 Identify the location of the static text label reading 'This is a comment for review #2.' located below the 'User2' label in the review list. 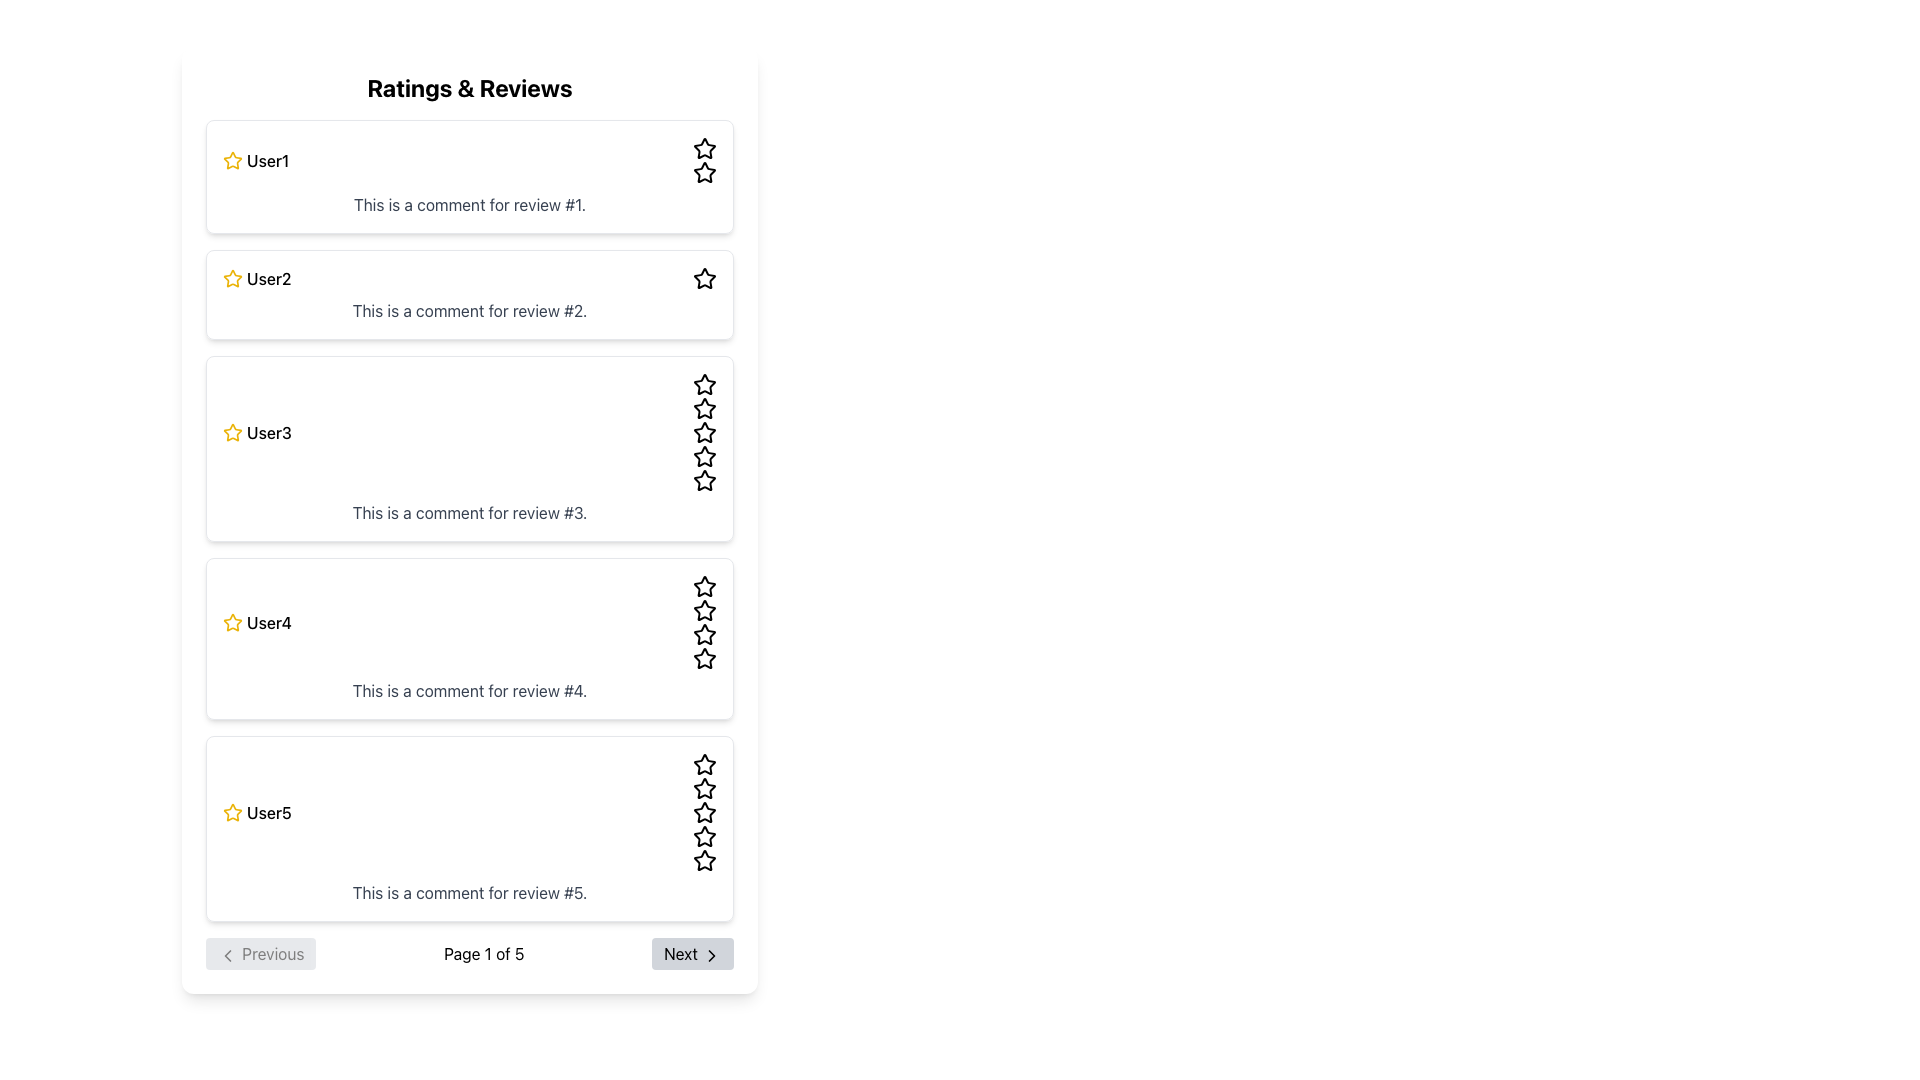
(469, 311).